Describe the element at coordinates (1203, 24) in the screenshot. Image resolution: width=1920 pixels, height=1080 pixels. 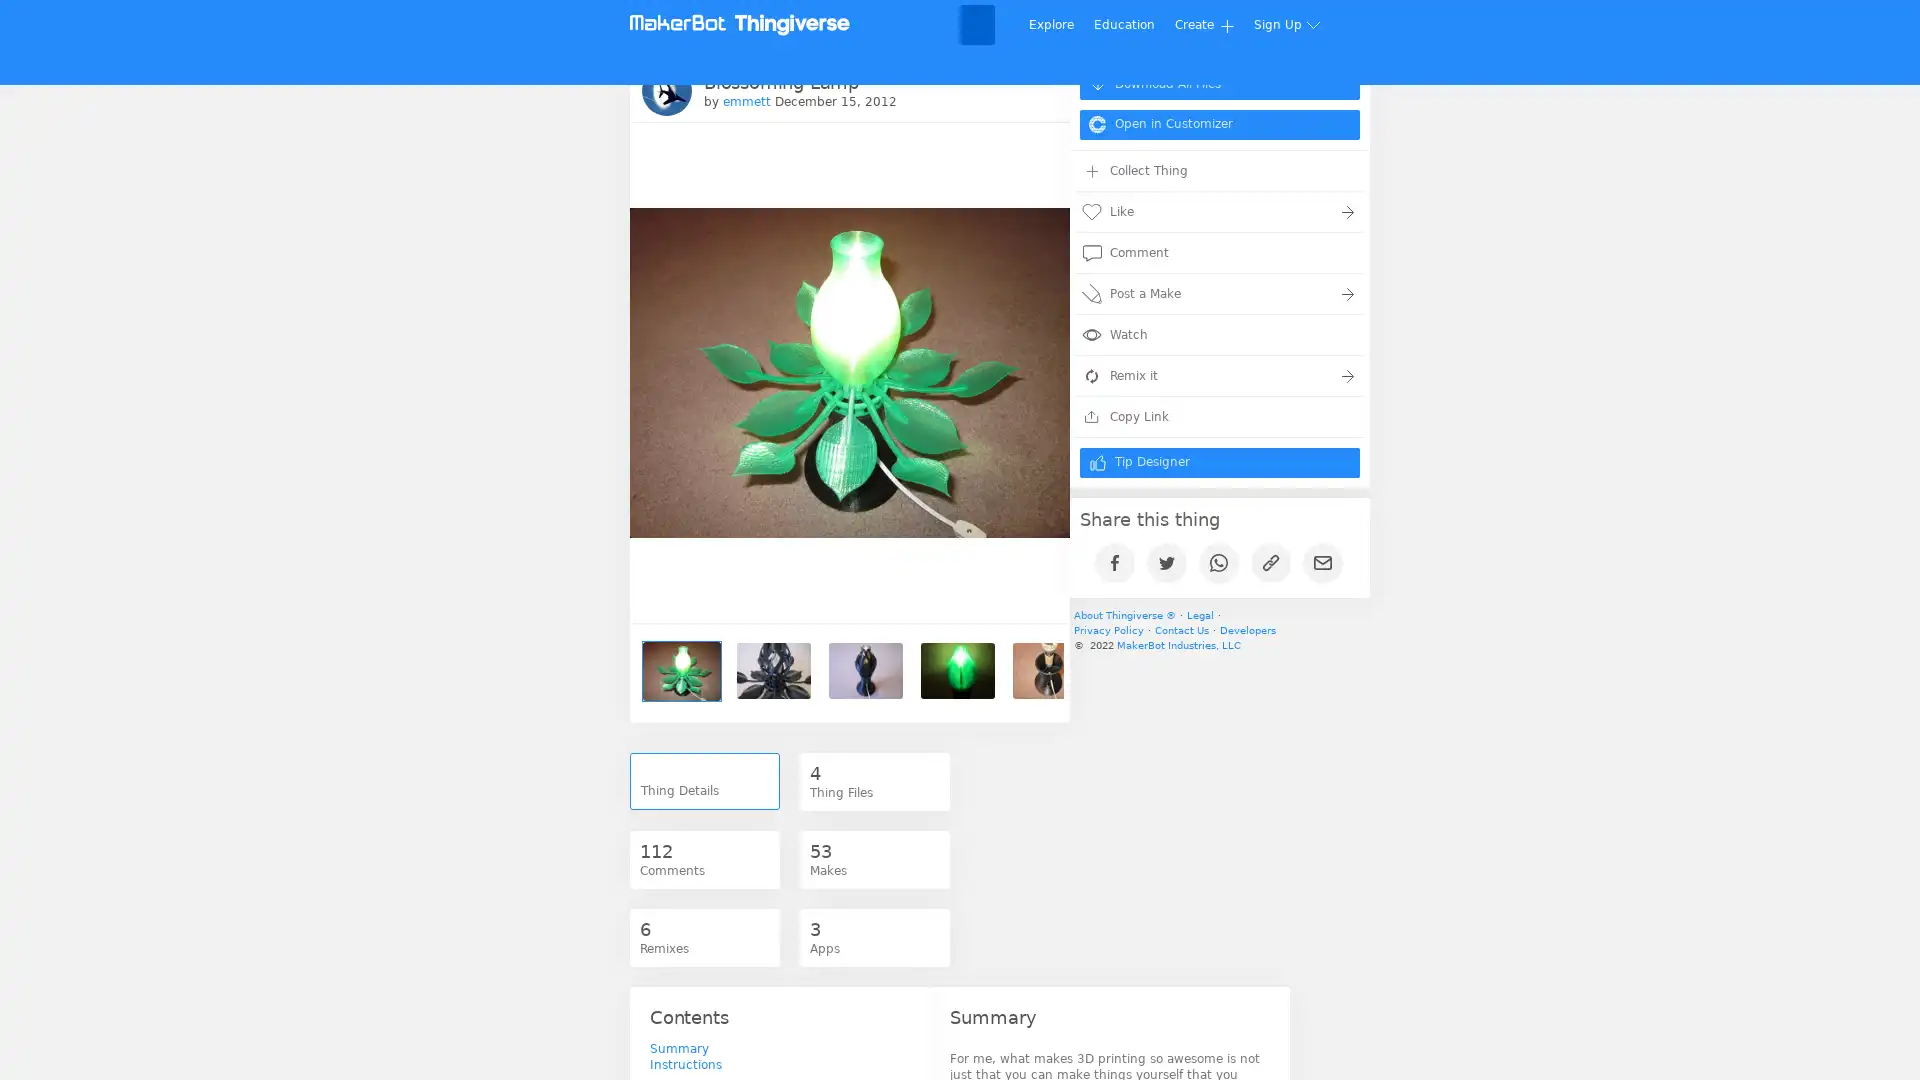
I see `Create` at that location.